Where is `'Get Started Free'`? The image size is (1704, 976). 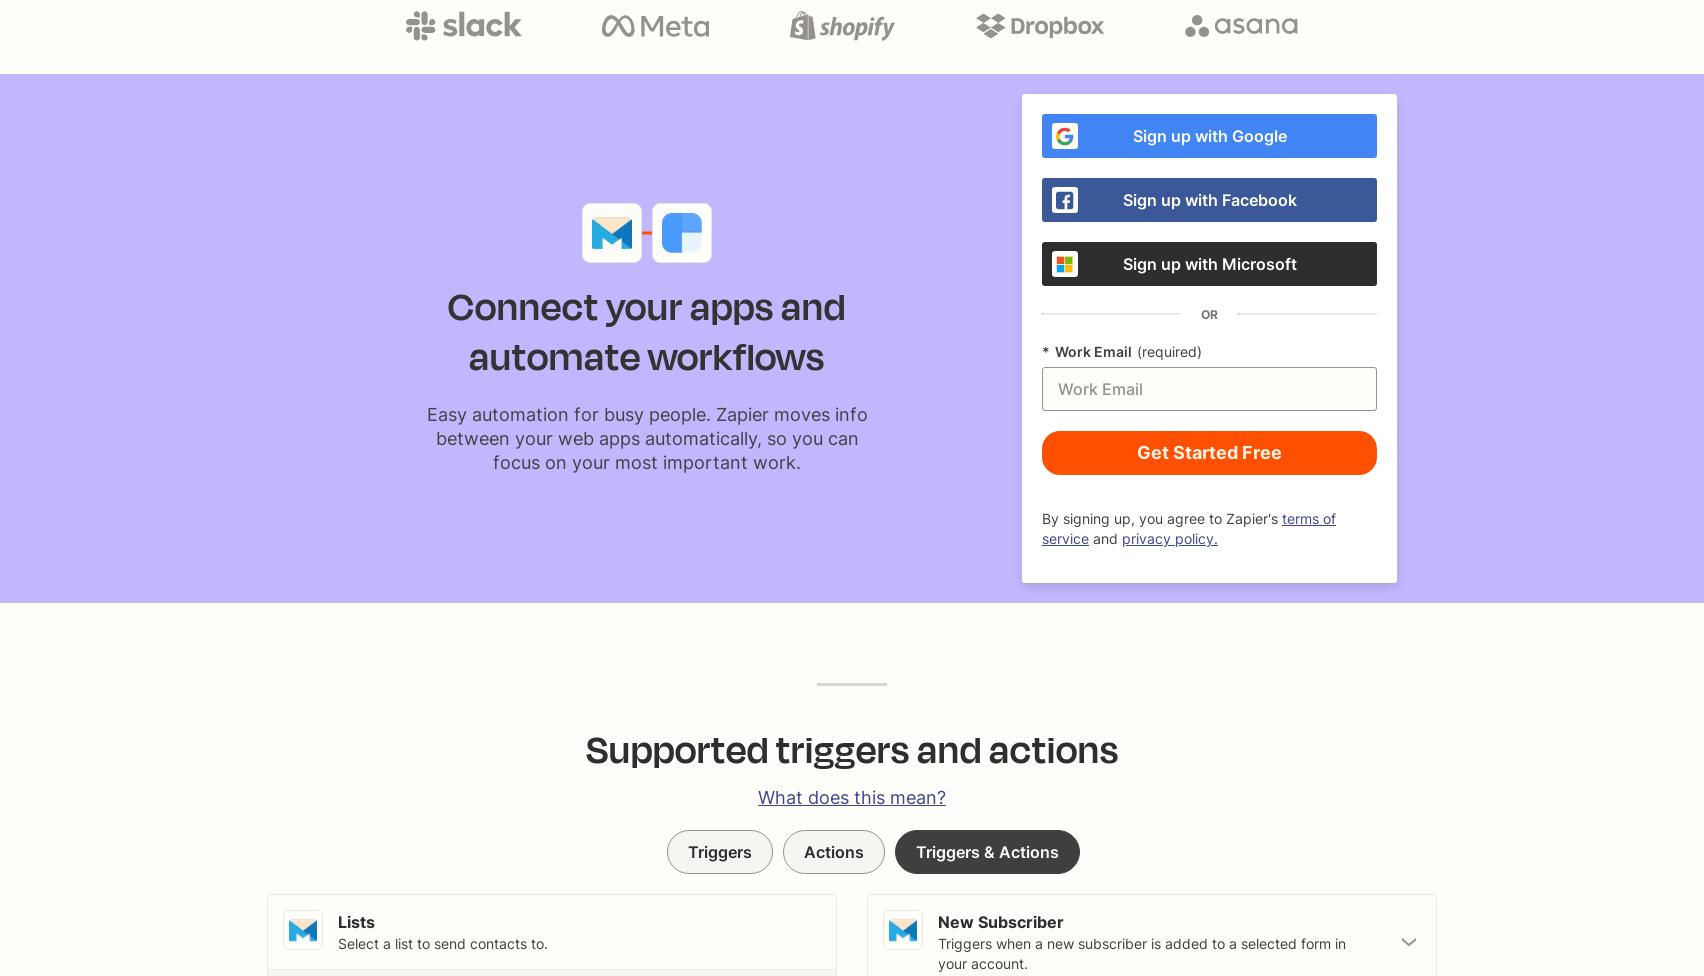 'Get Started Free' is located at coordinates (1208, 451).